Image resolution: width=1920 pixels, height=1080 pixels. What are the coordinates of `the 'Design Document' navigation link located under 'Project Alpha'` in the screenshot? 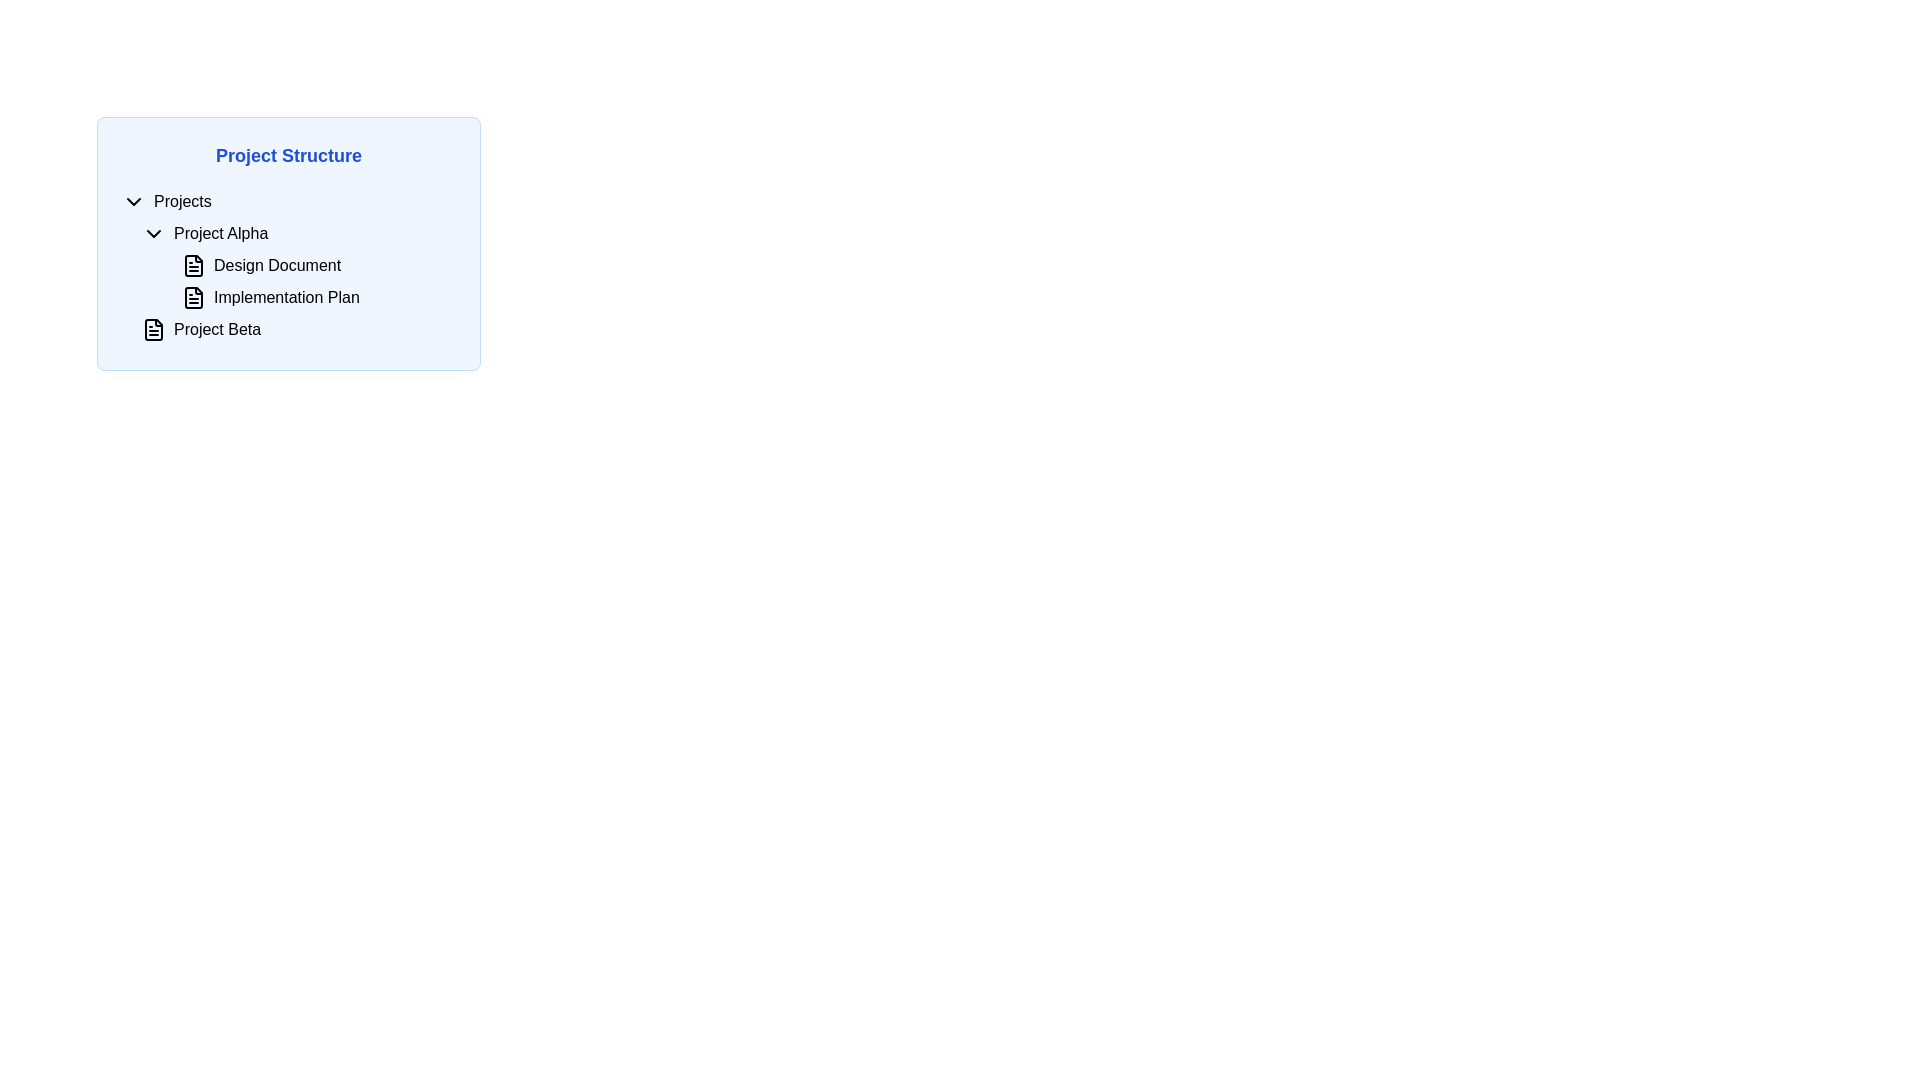 It's located at (317, 265).